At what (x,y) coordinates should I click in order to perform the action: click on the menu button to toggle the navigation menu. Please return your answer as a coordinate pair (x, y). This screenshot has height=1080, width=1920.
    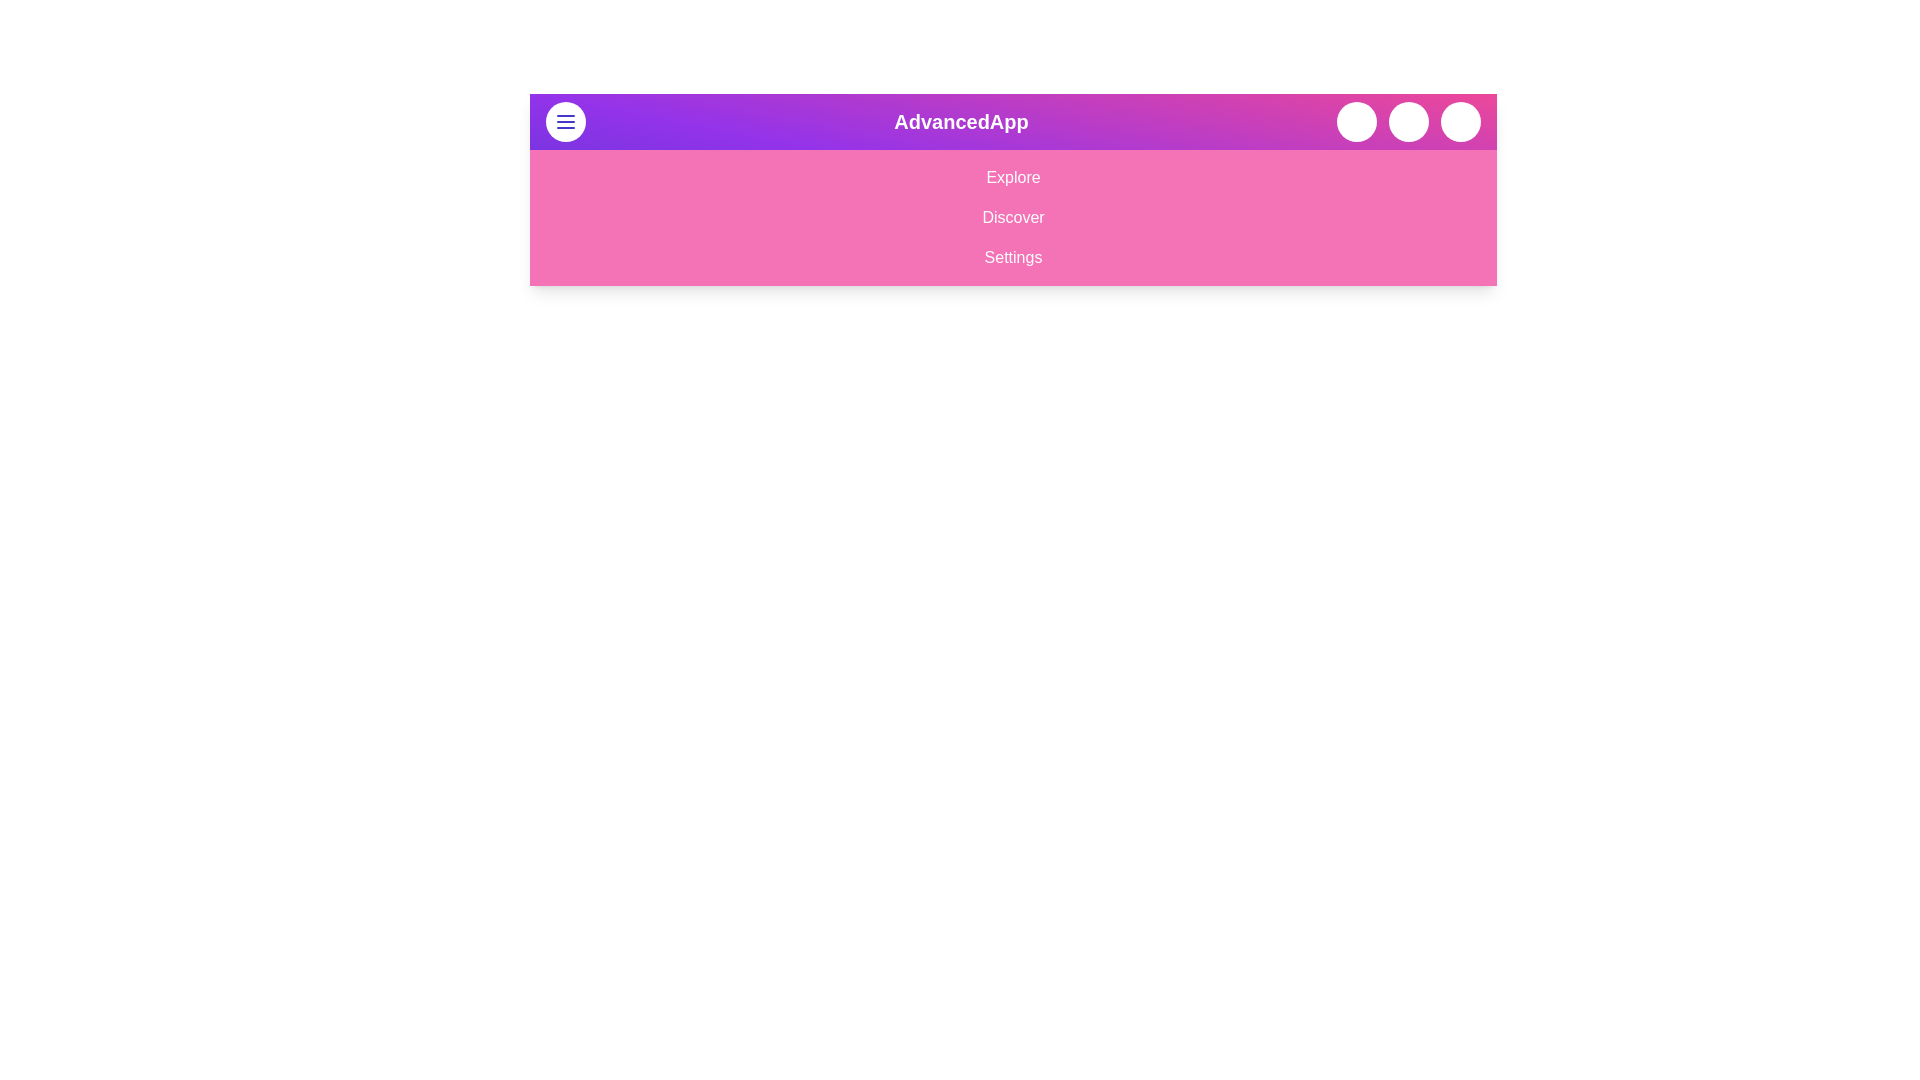
    Looking at the image, I should click on (565, 122).